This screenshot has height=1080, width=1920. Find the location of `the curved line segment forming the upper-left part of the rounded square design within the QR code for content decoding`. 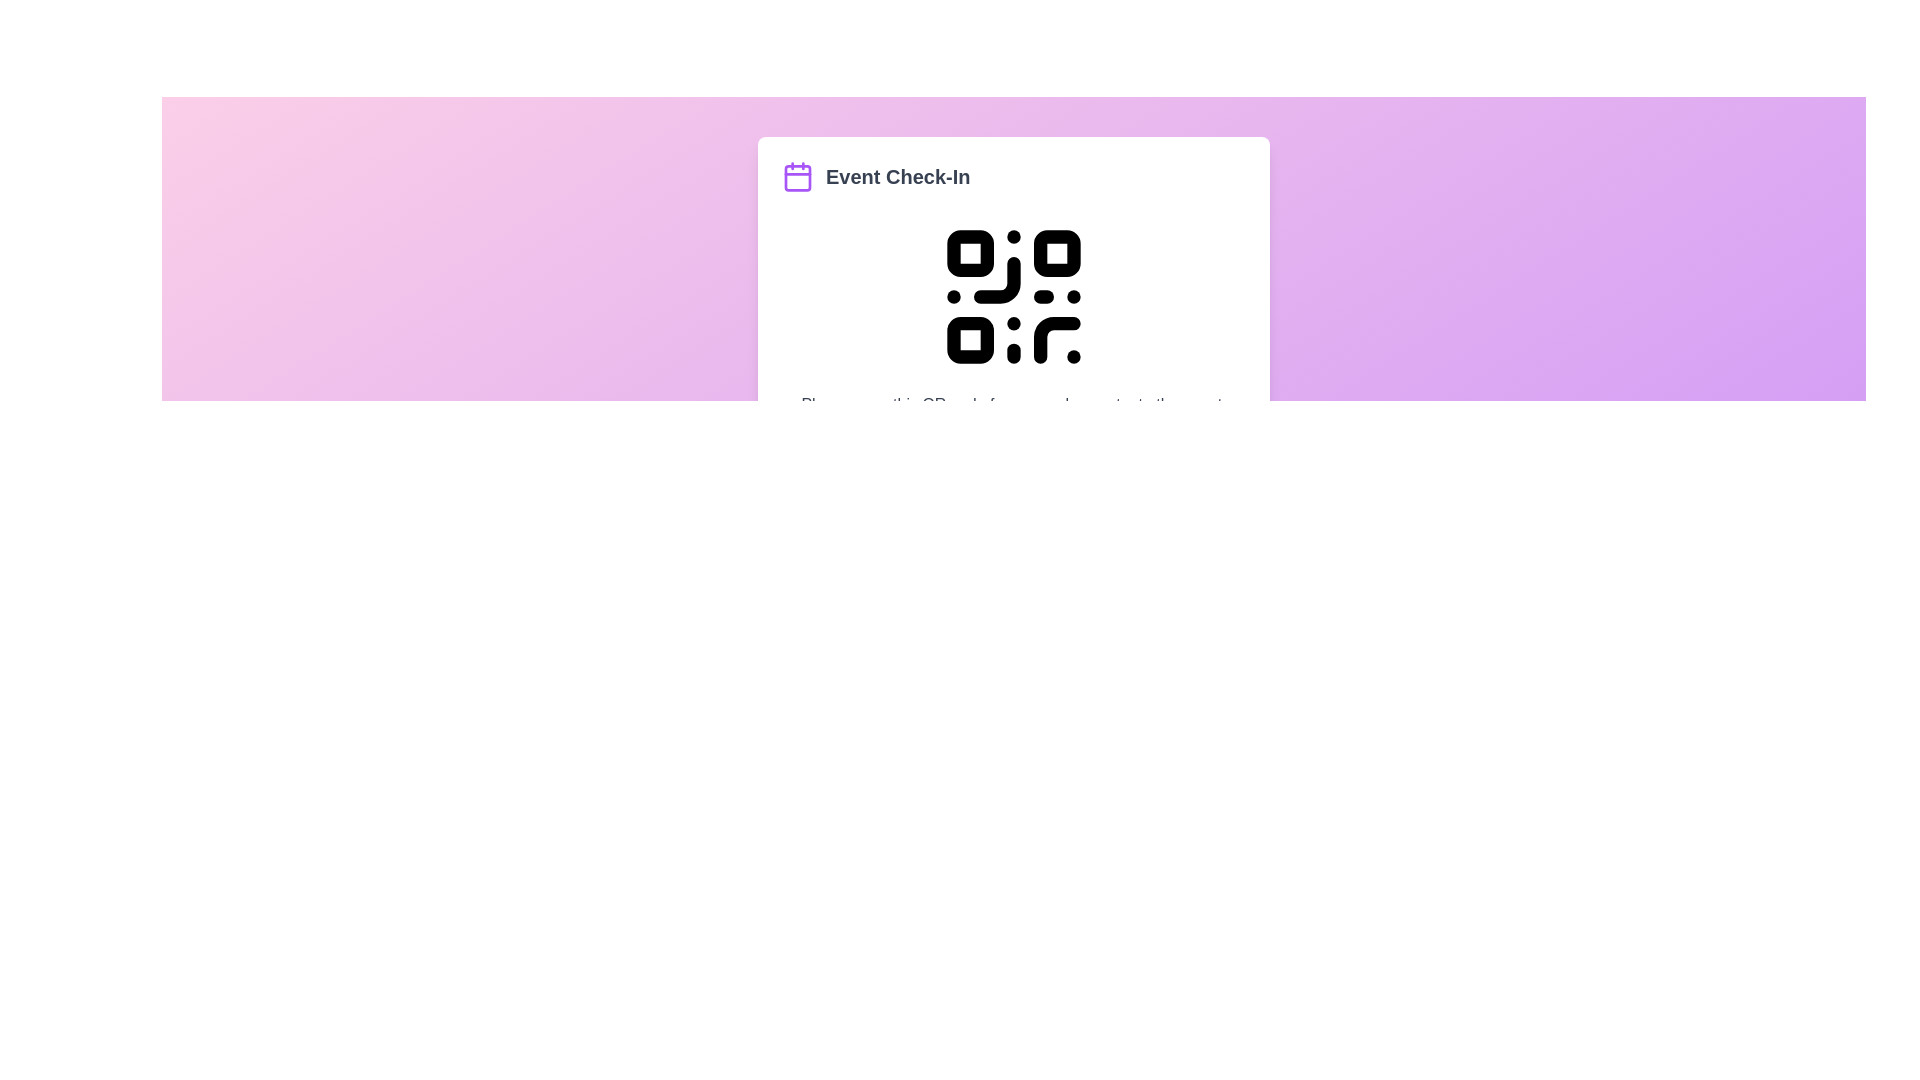

the curved line segment forming the upper-left part of the rounded square design within the QR code for content decoding is located at coordinates (1056, 339).